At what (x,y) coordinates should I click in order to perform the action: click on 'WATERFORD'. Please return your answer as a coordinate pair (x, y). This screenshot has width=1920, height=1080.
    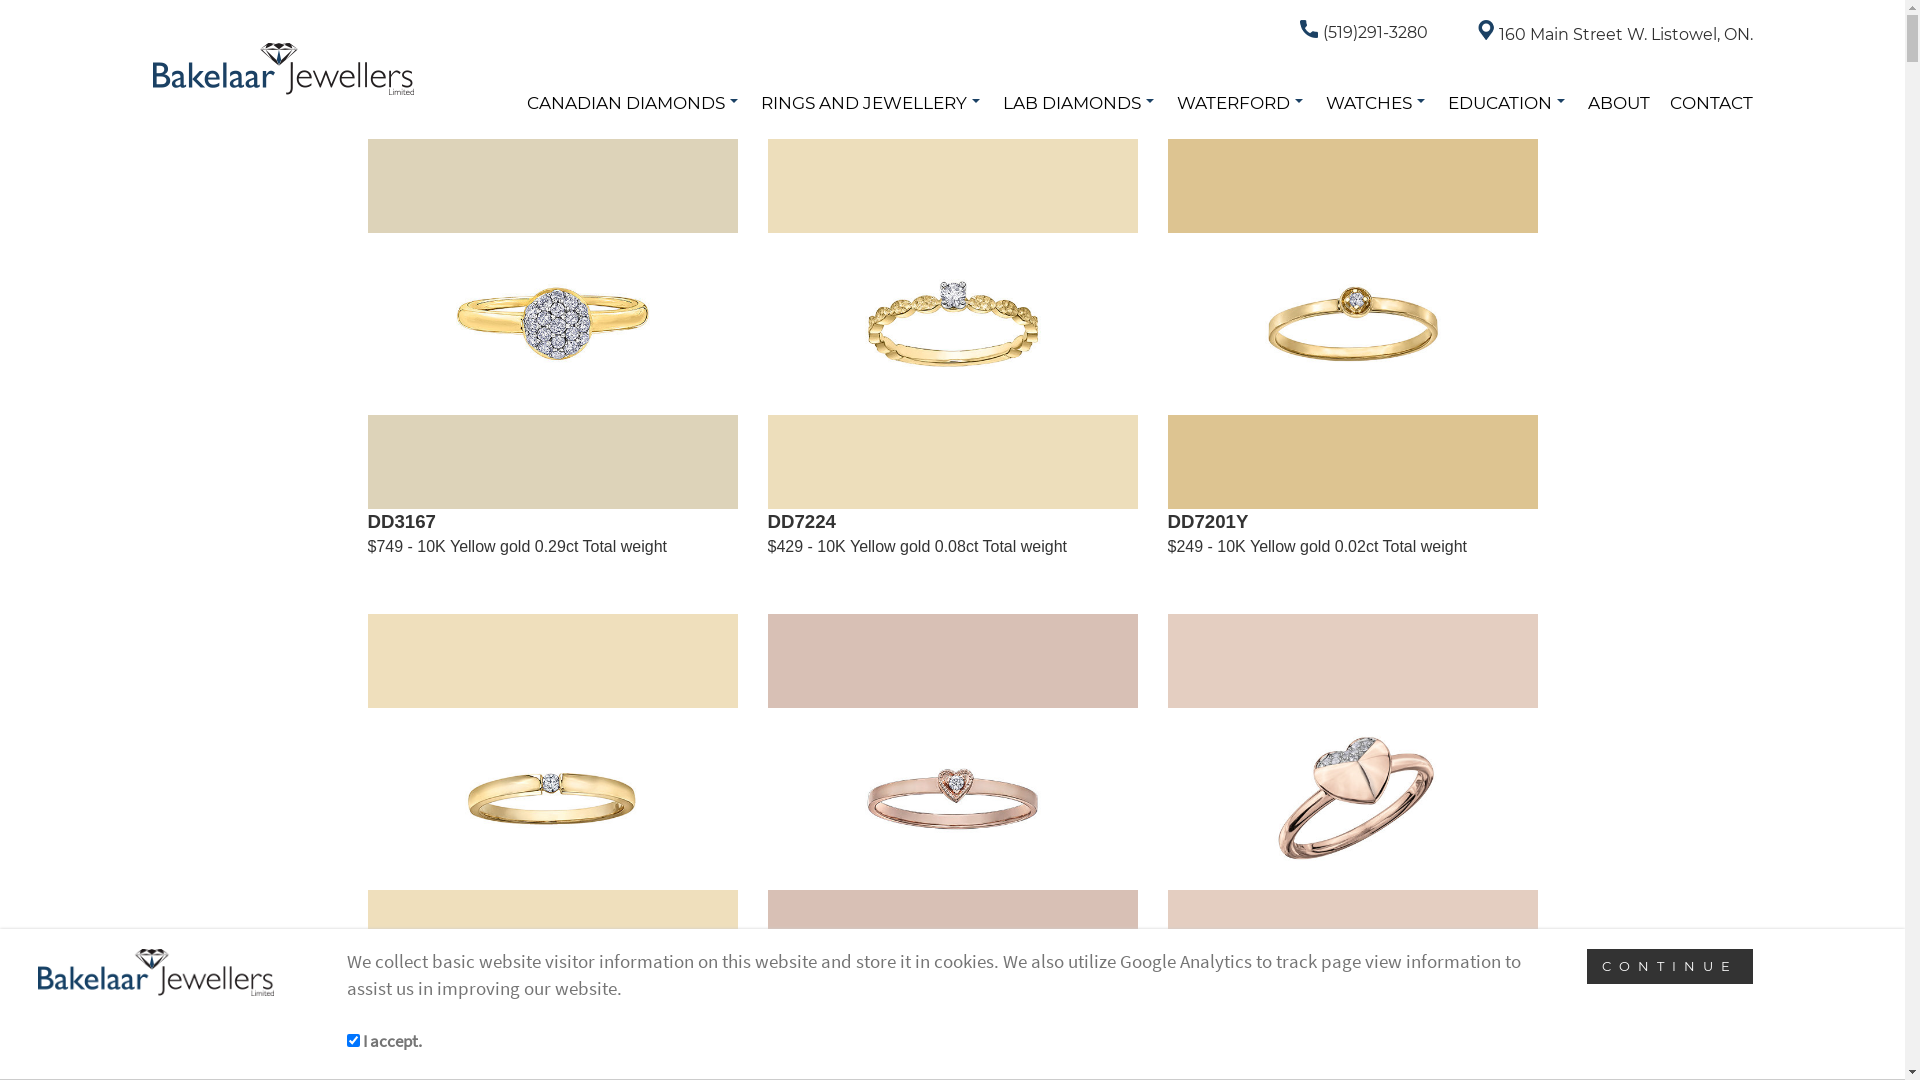
    Looking at the image, I should click on (1176, 103).